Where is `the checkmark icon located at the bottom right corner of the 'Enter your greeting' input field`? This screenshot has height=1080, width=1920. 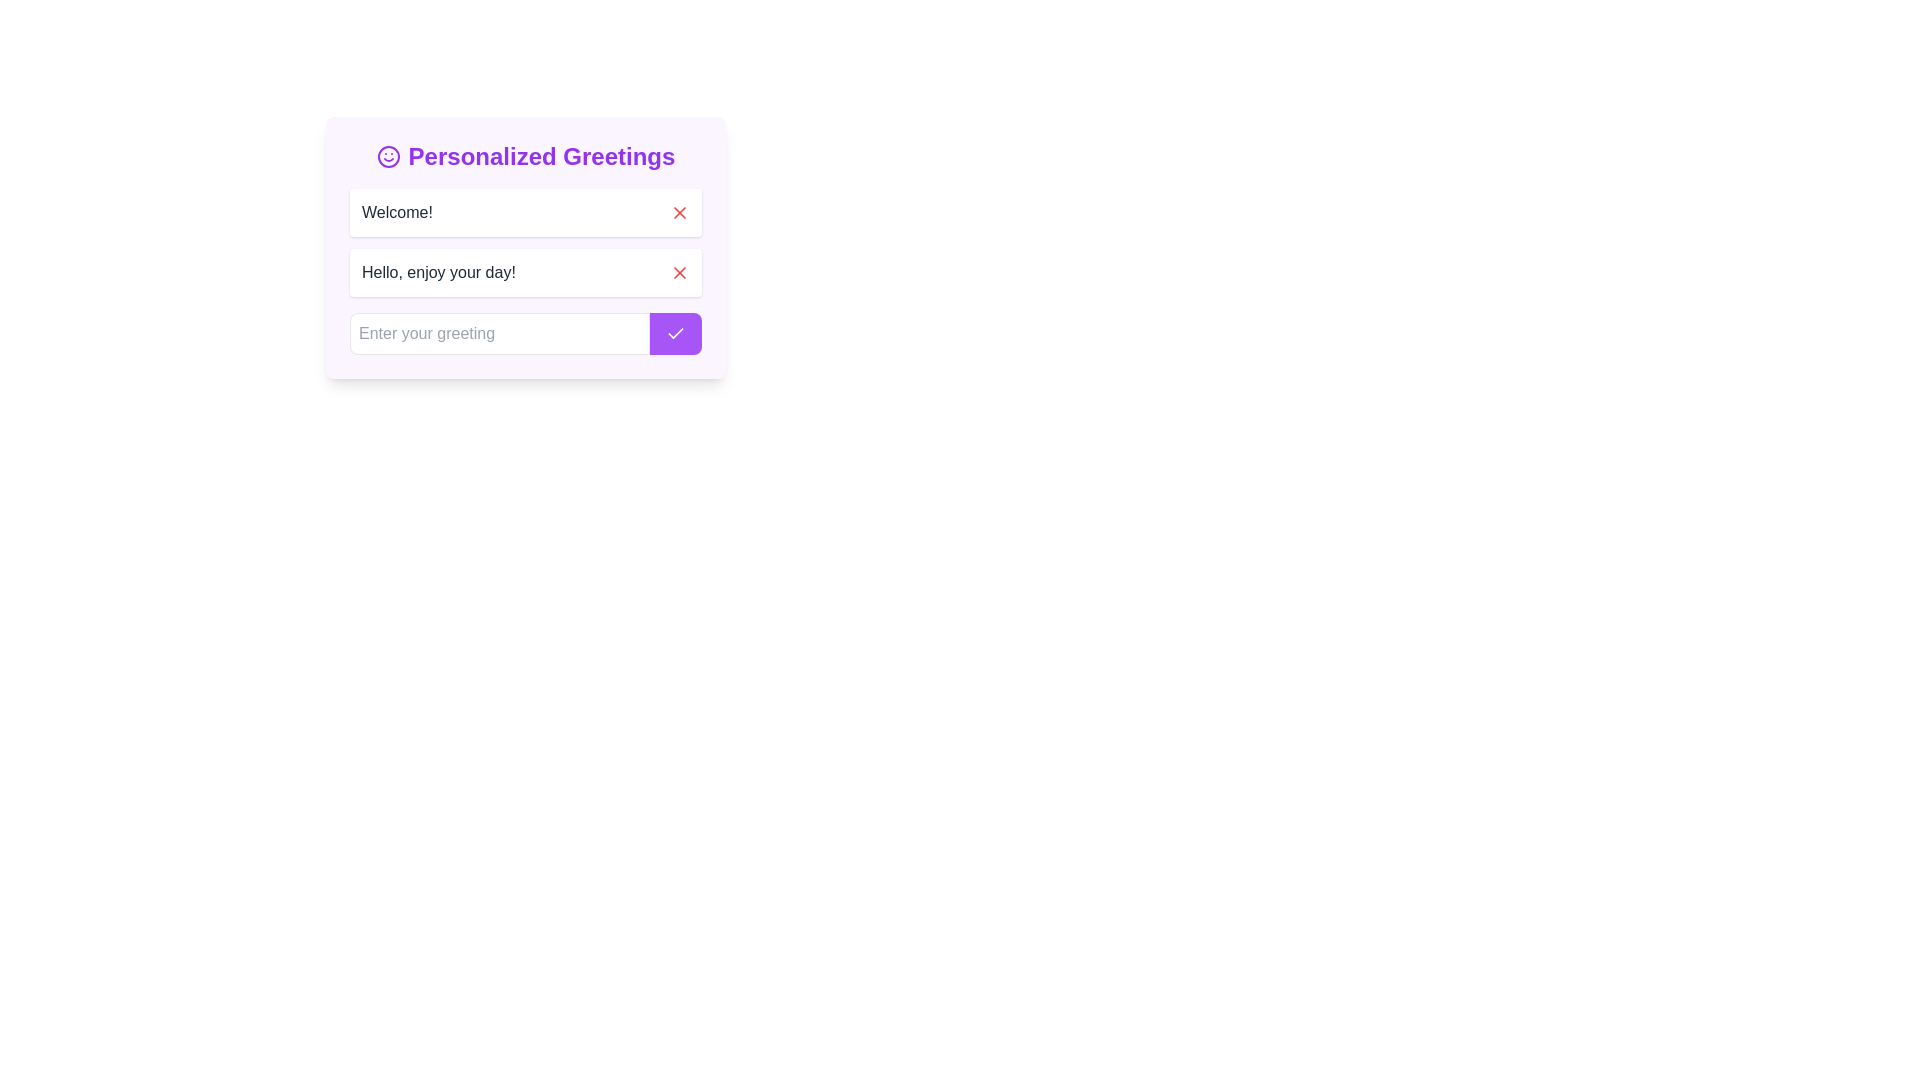 the checkmark icon located at the bottom right corner of the 'Enter your greeting' input field is located at coordinates (676, 333).